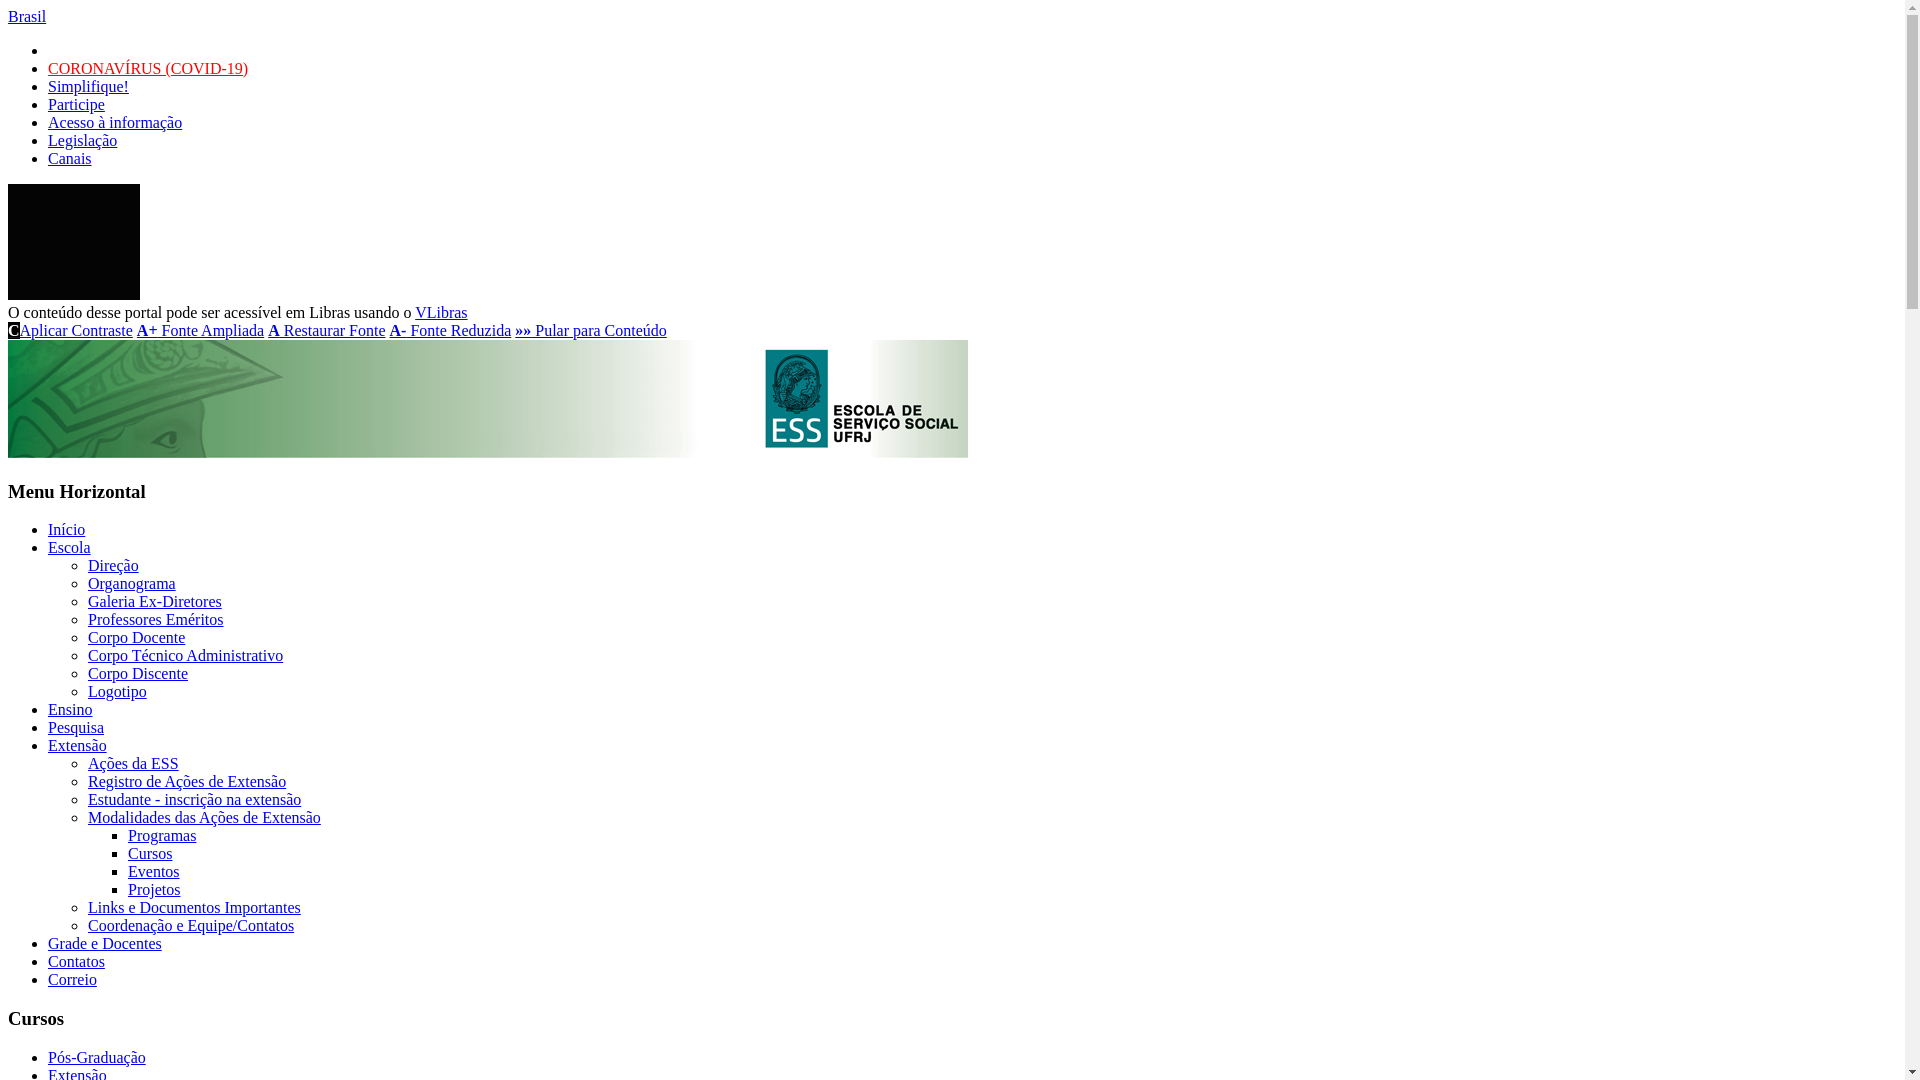  What do you see at coordinates (48, 708) in the screenshot?
I see `'Ensino'` at bounding box center [48, 708].